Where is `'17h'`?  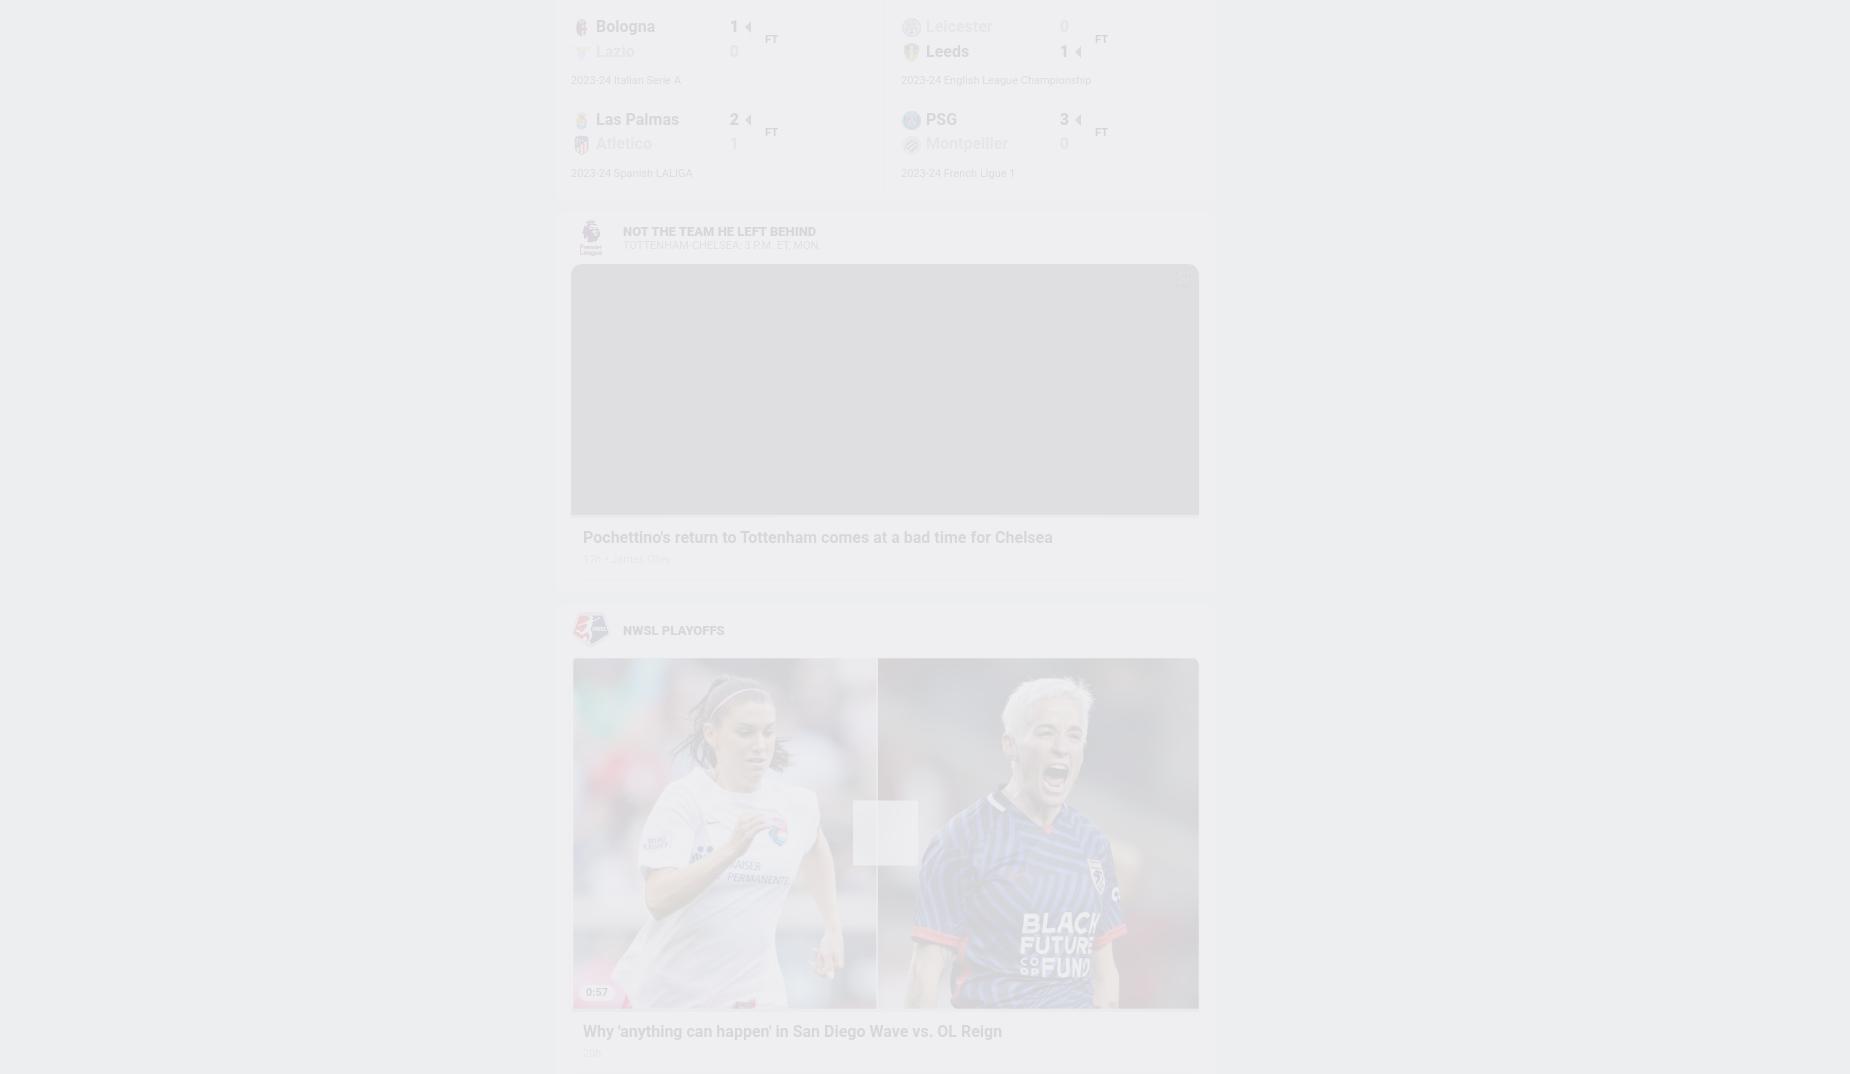
'17h' is located at coordinates (592, 558).